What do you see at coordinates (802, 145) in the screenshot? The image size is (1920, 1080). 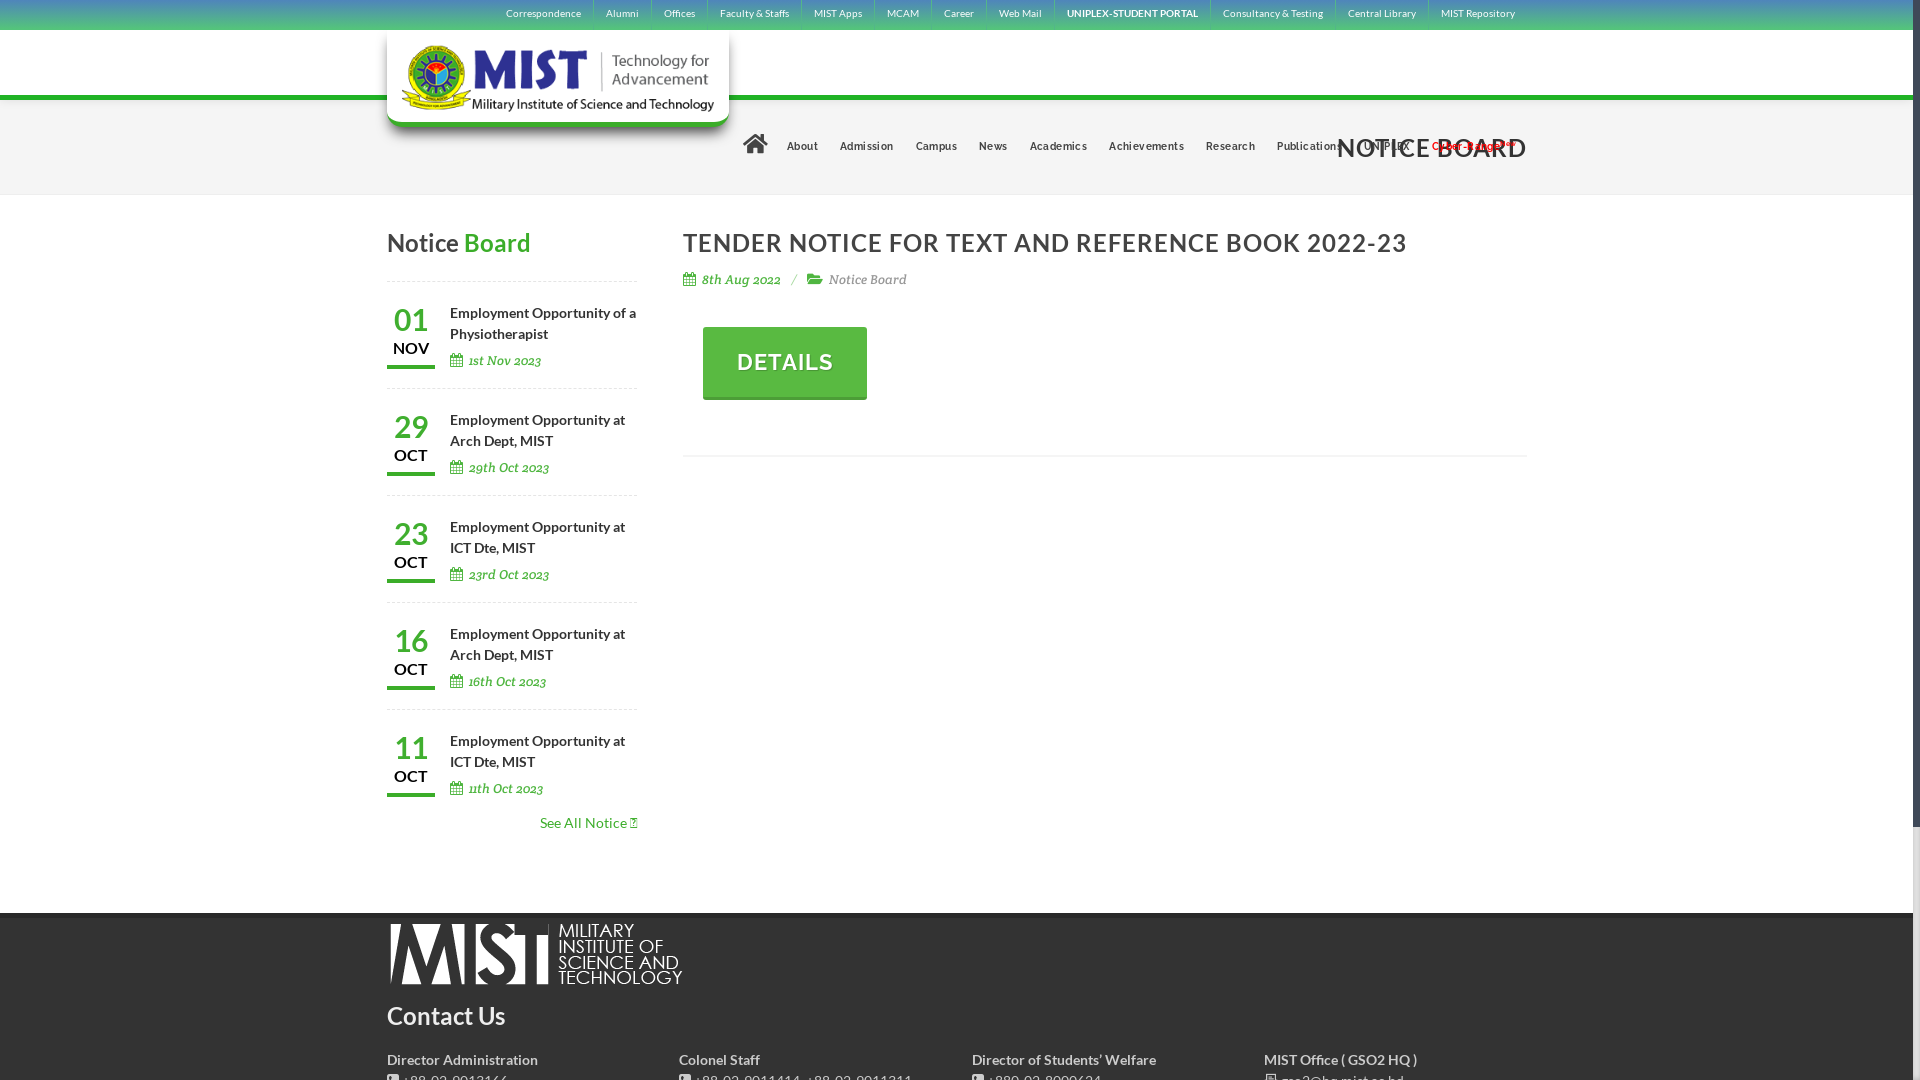 I see `'About'` at bounding box center [802, 145].